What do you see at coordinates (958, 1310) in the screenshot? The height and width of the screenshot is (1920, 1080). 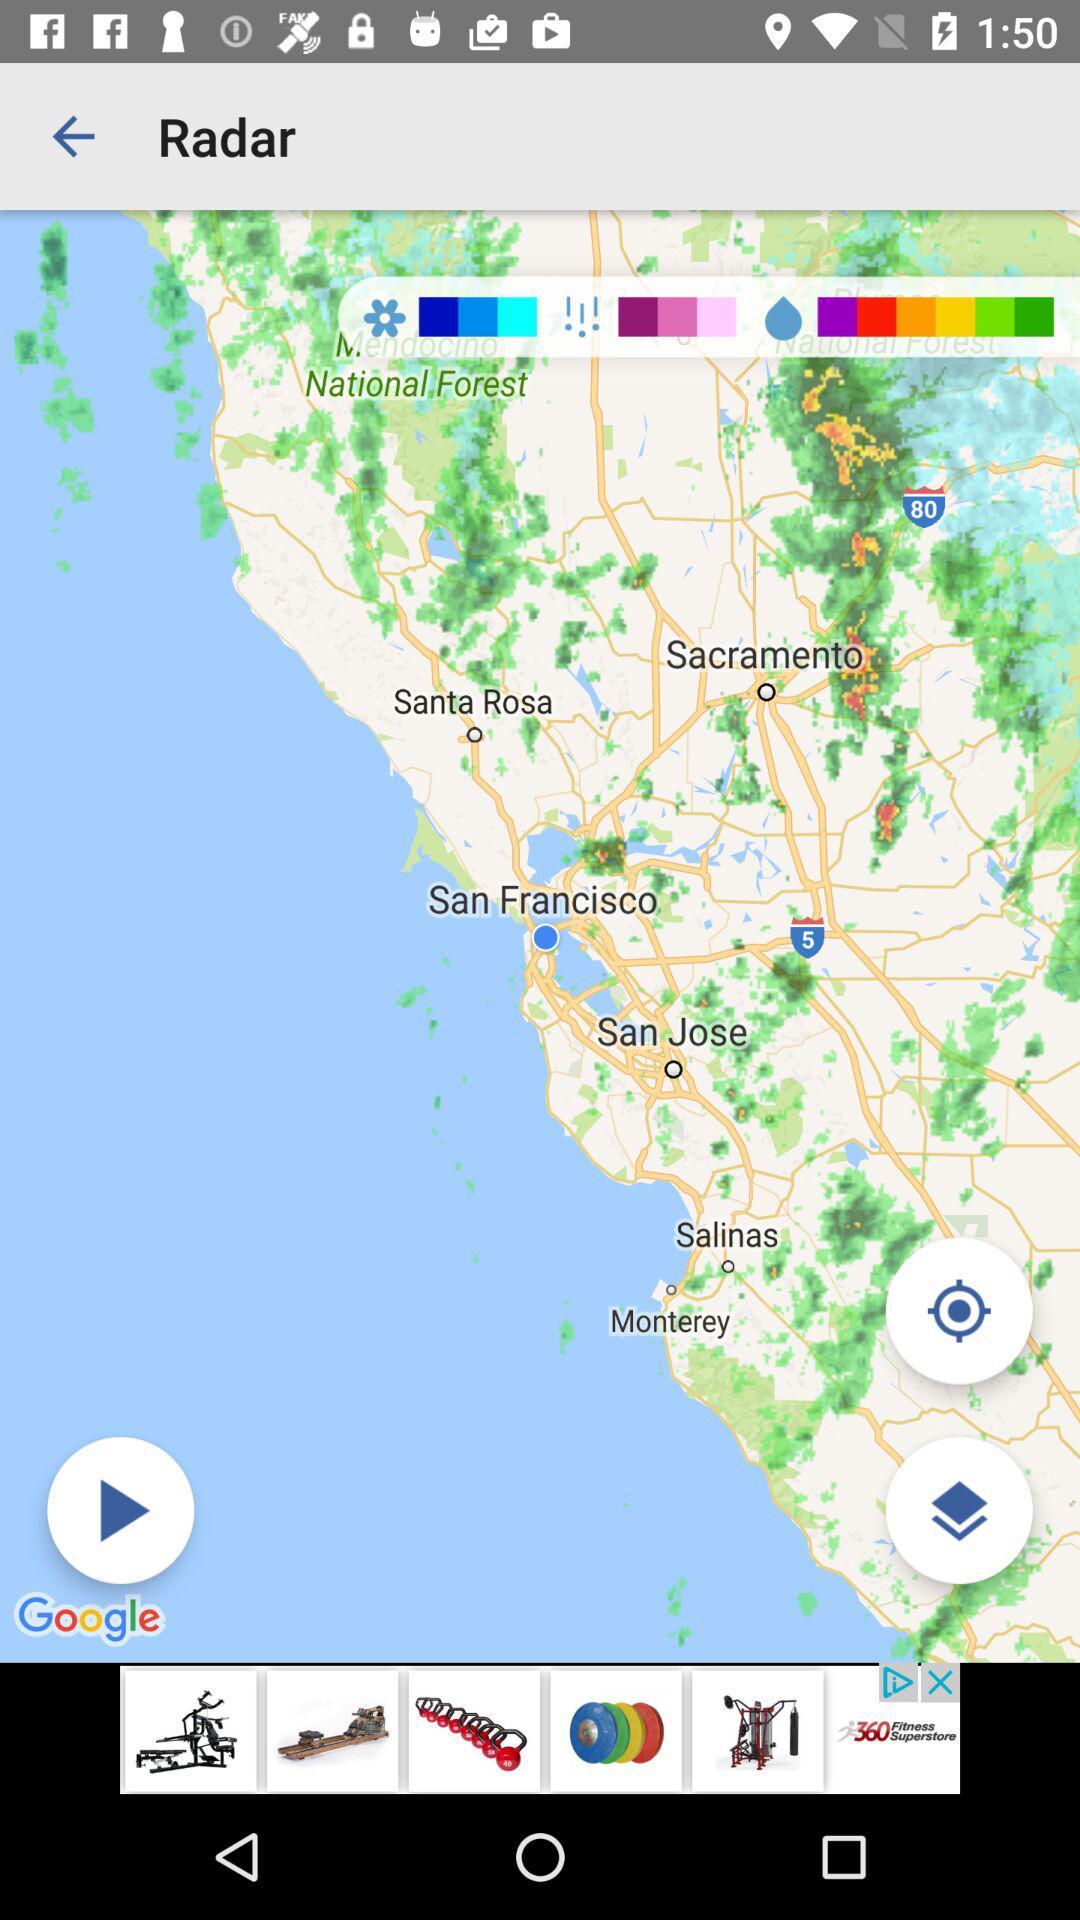 I see `the location_crosshair icon` at bounding box center [958, 1310].